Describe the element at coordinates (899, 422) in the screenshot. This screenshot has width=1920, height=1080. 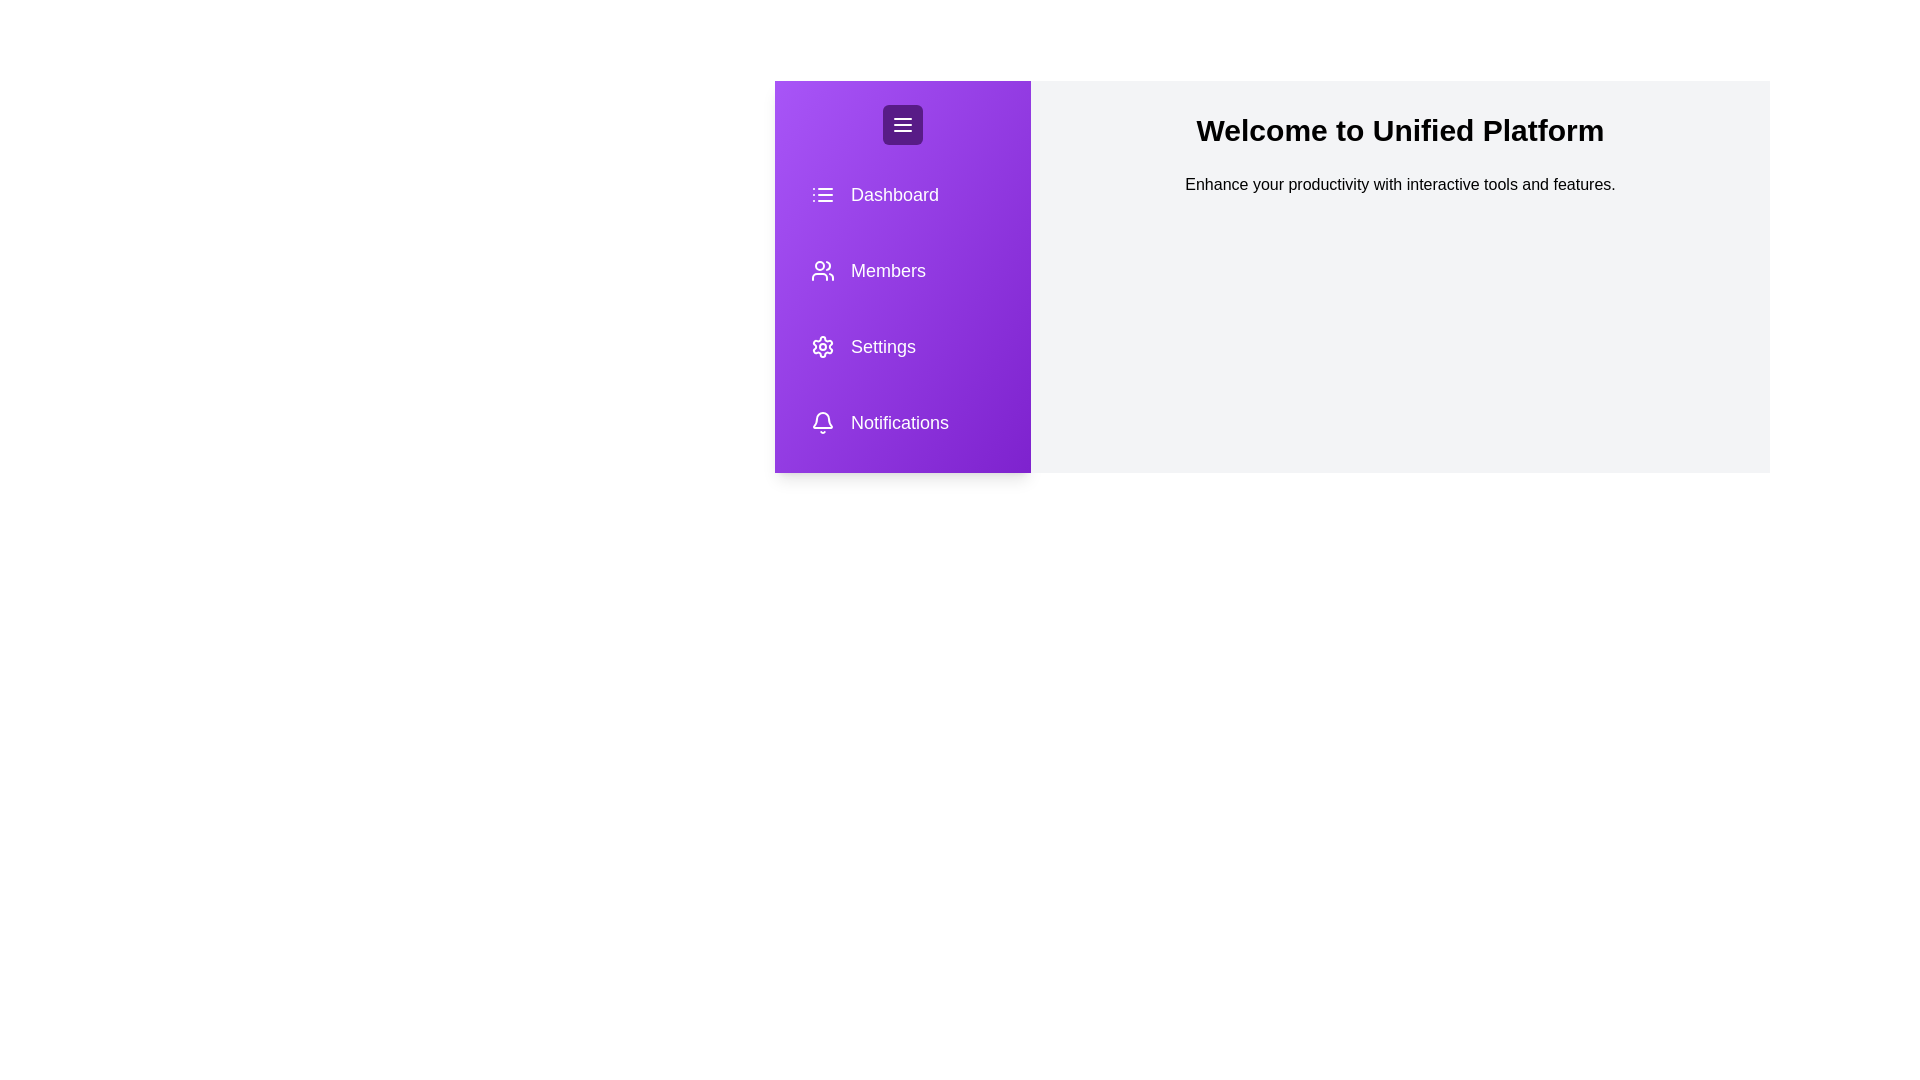
I see `the sidebar item labeled Notifications` at that location.